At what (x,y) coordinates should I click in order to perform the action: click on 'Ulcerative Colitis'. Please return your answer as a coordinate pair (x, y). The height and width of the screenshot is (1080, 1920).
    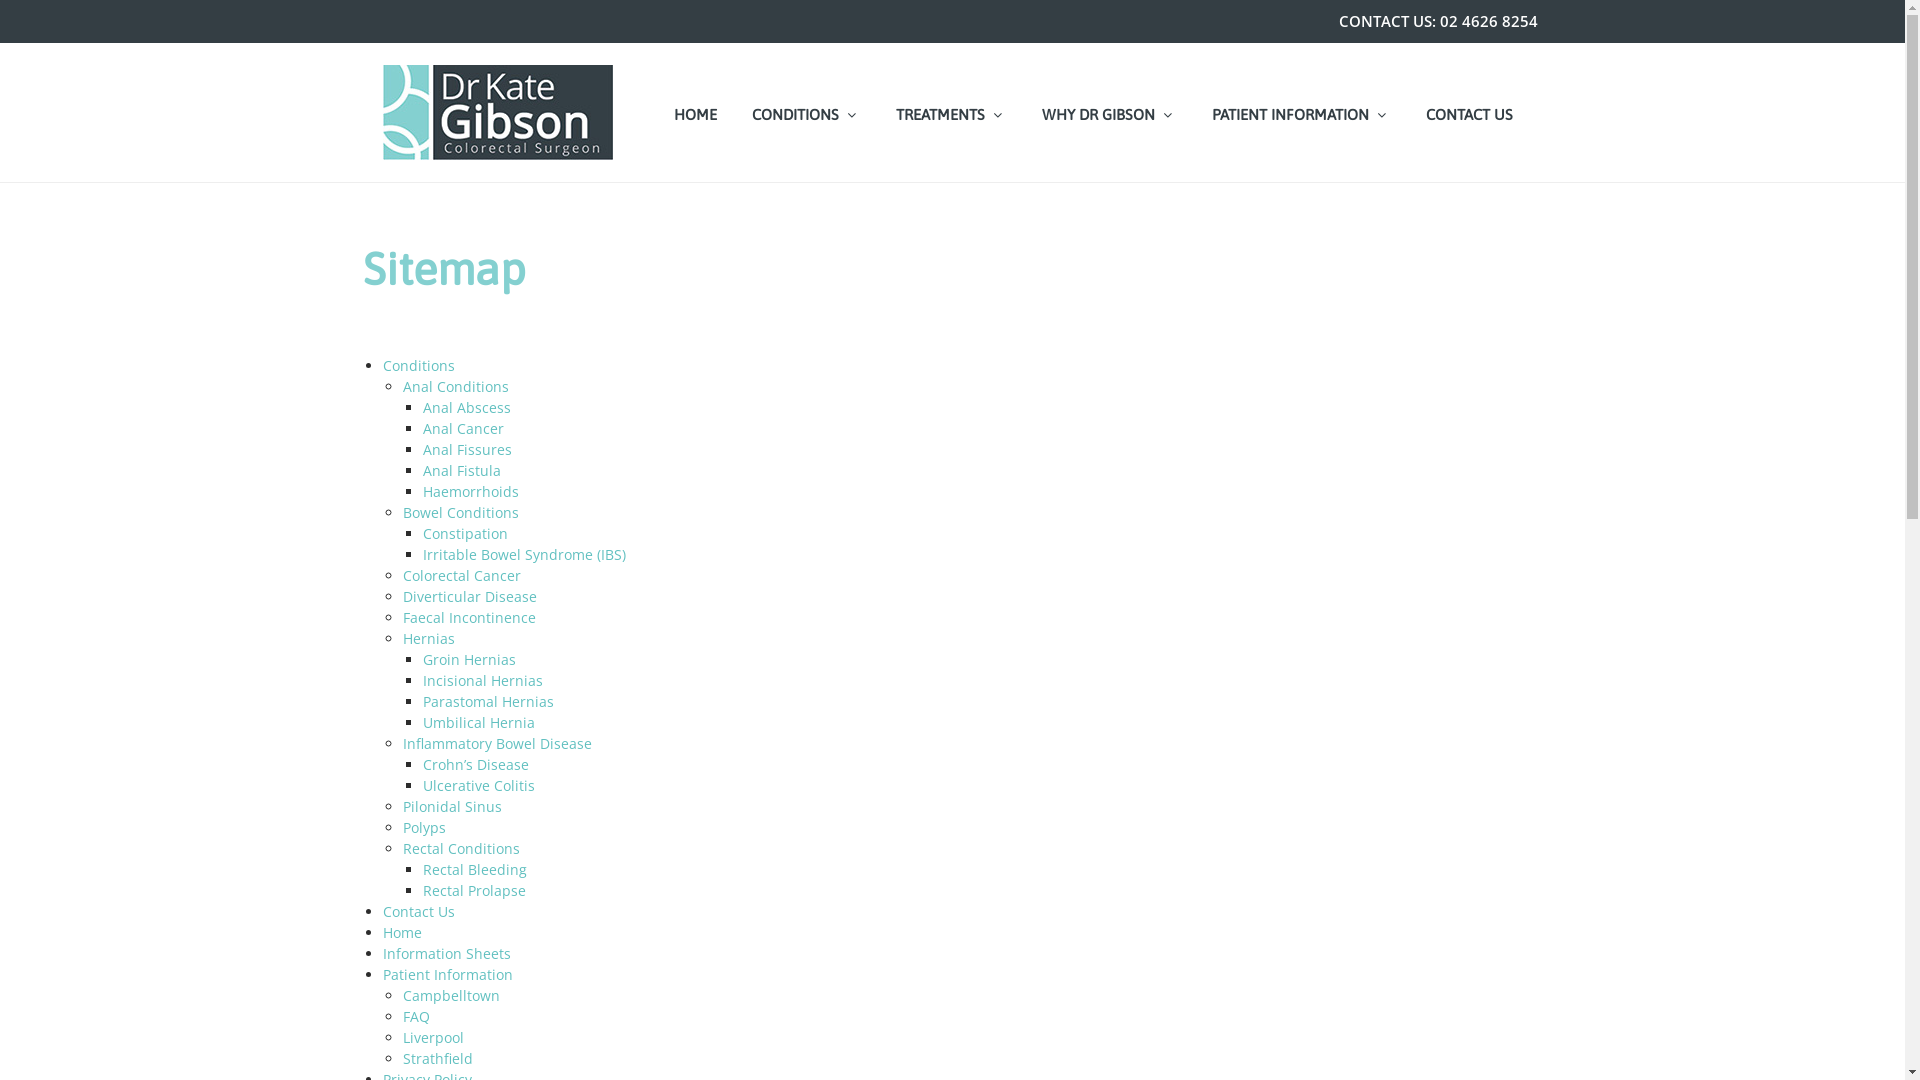
    Looking at the image, I should click on (477, 784).